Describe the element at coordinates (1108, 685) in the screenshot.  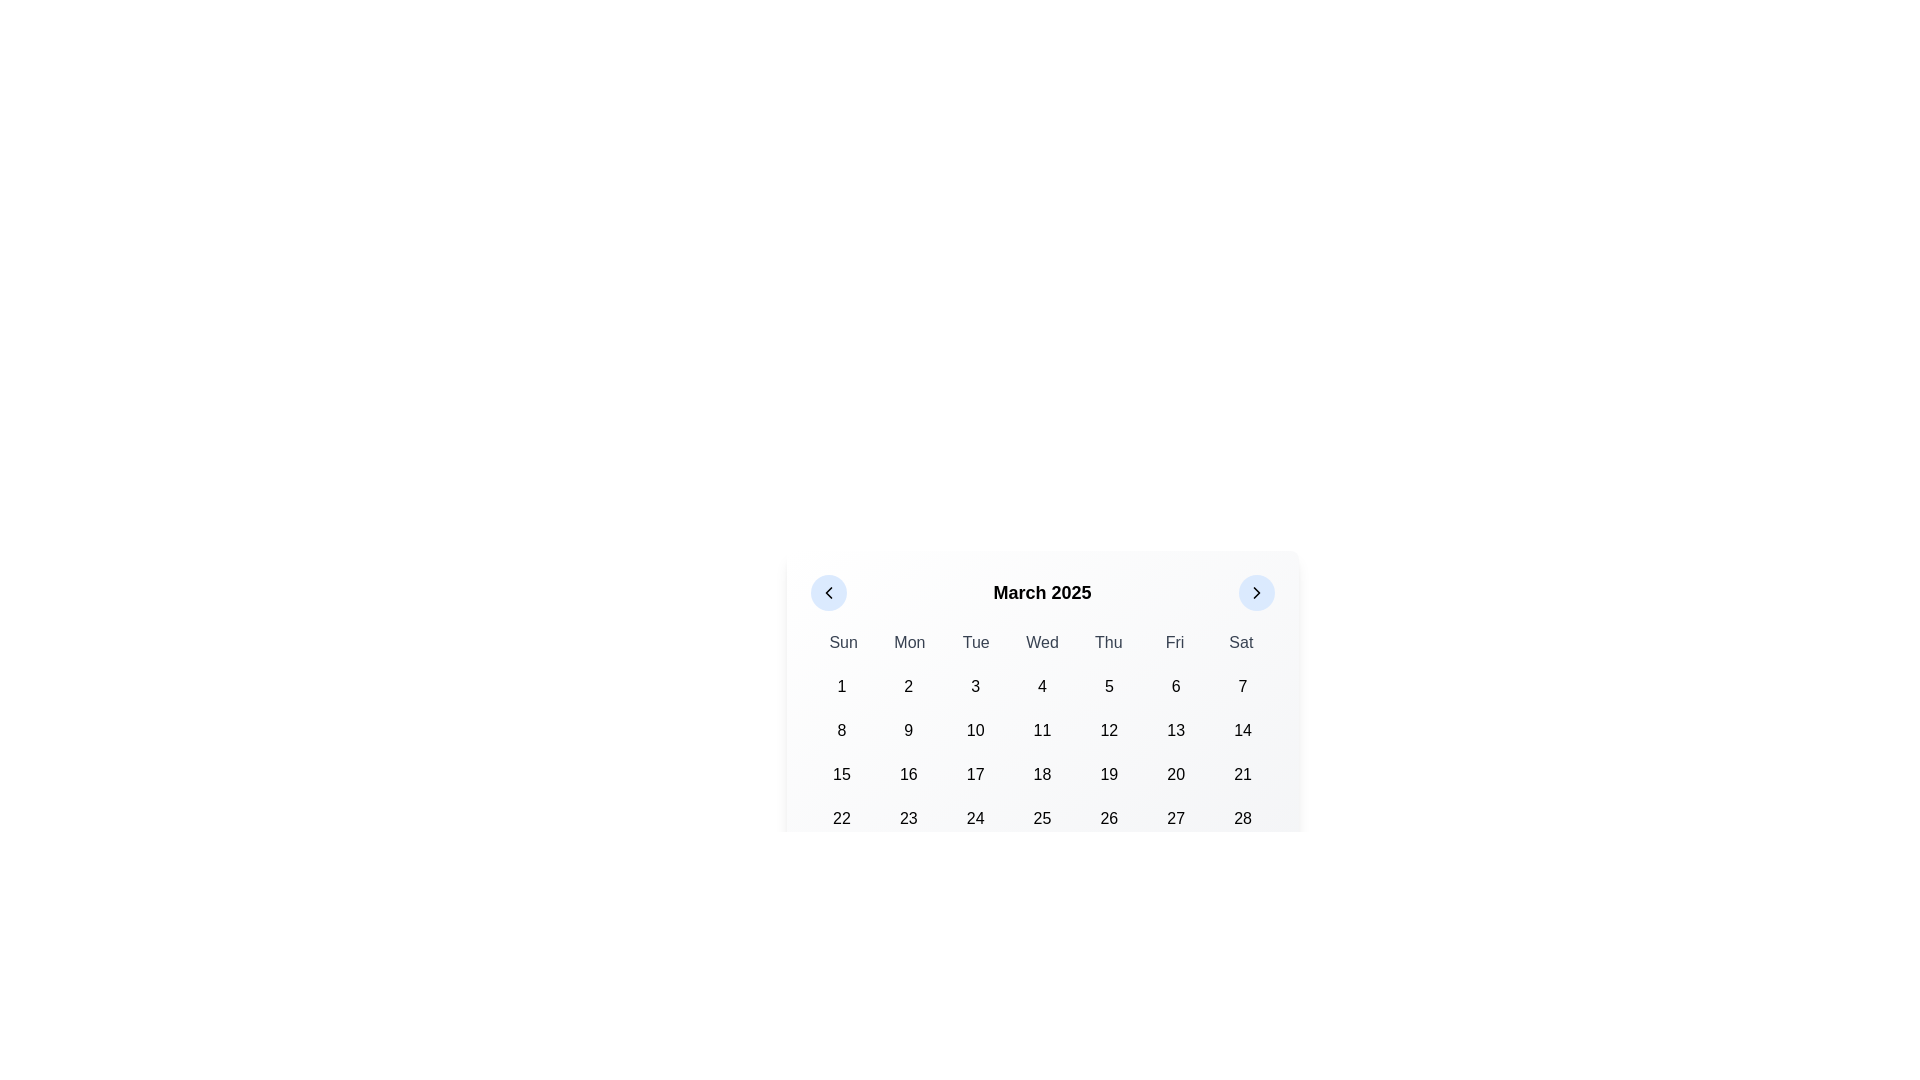
I see `the button displaying the numeral '5' in bold black font, which is part of the calendar grid under the column labeled 'Thu'` at that location.